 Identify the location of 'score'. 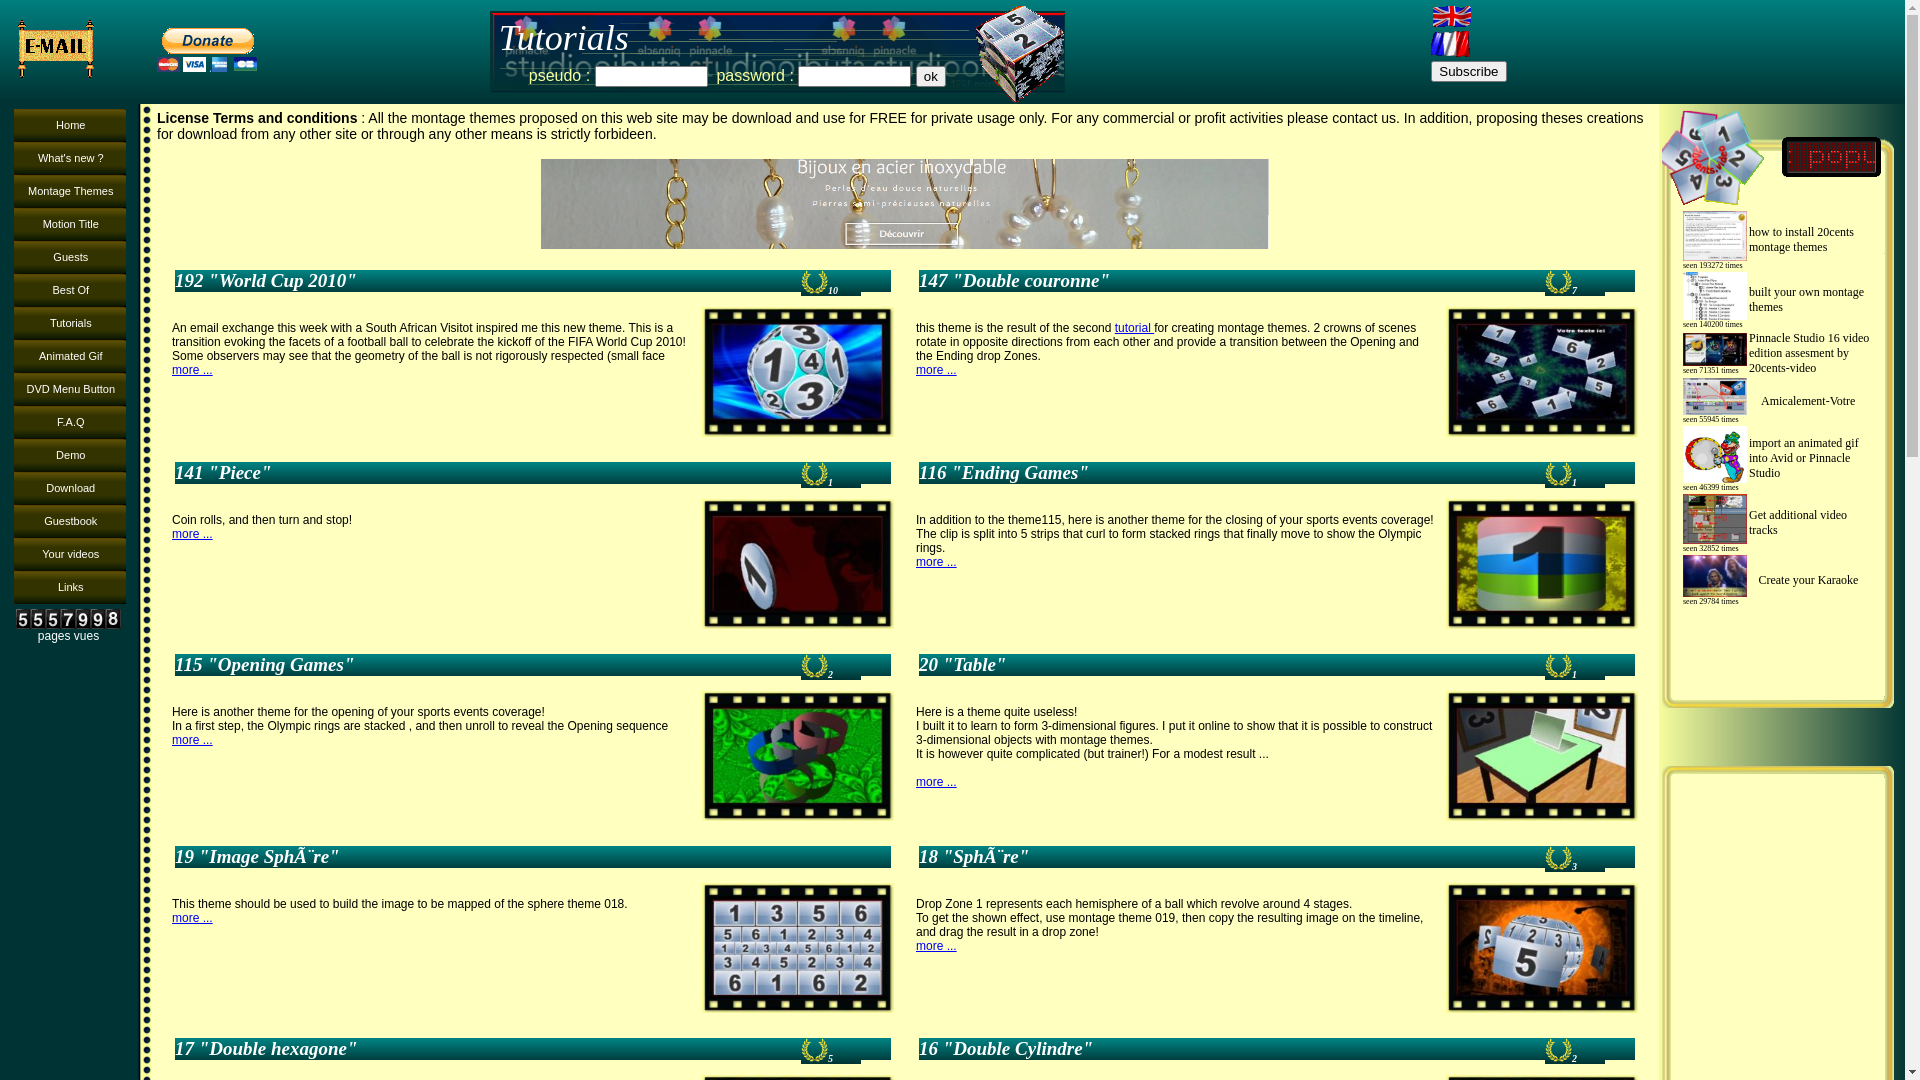
(1557, 281).